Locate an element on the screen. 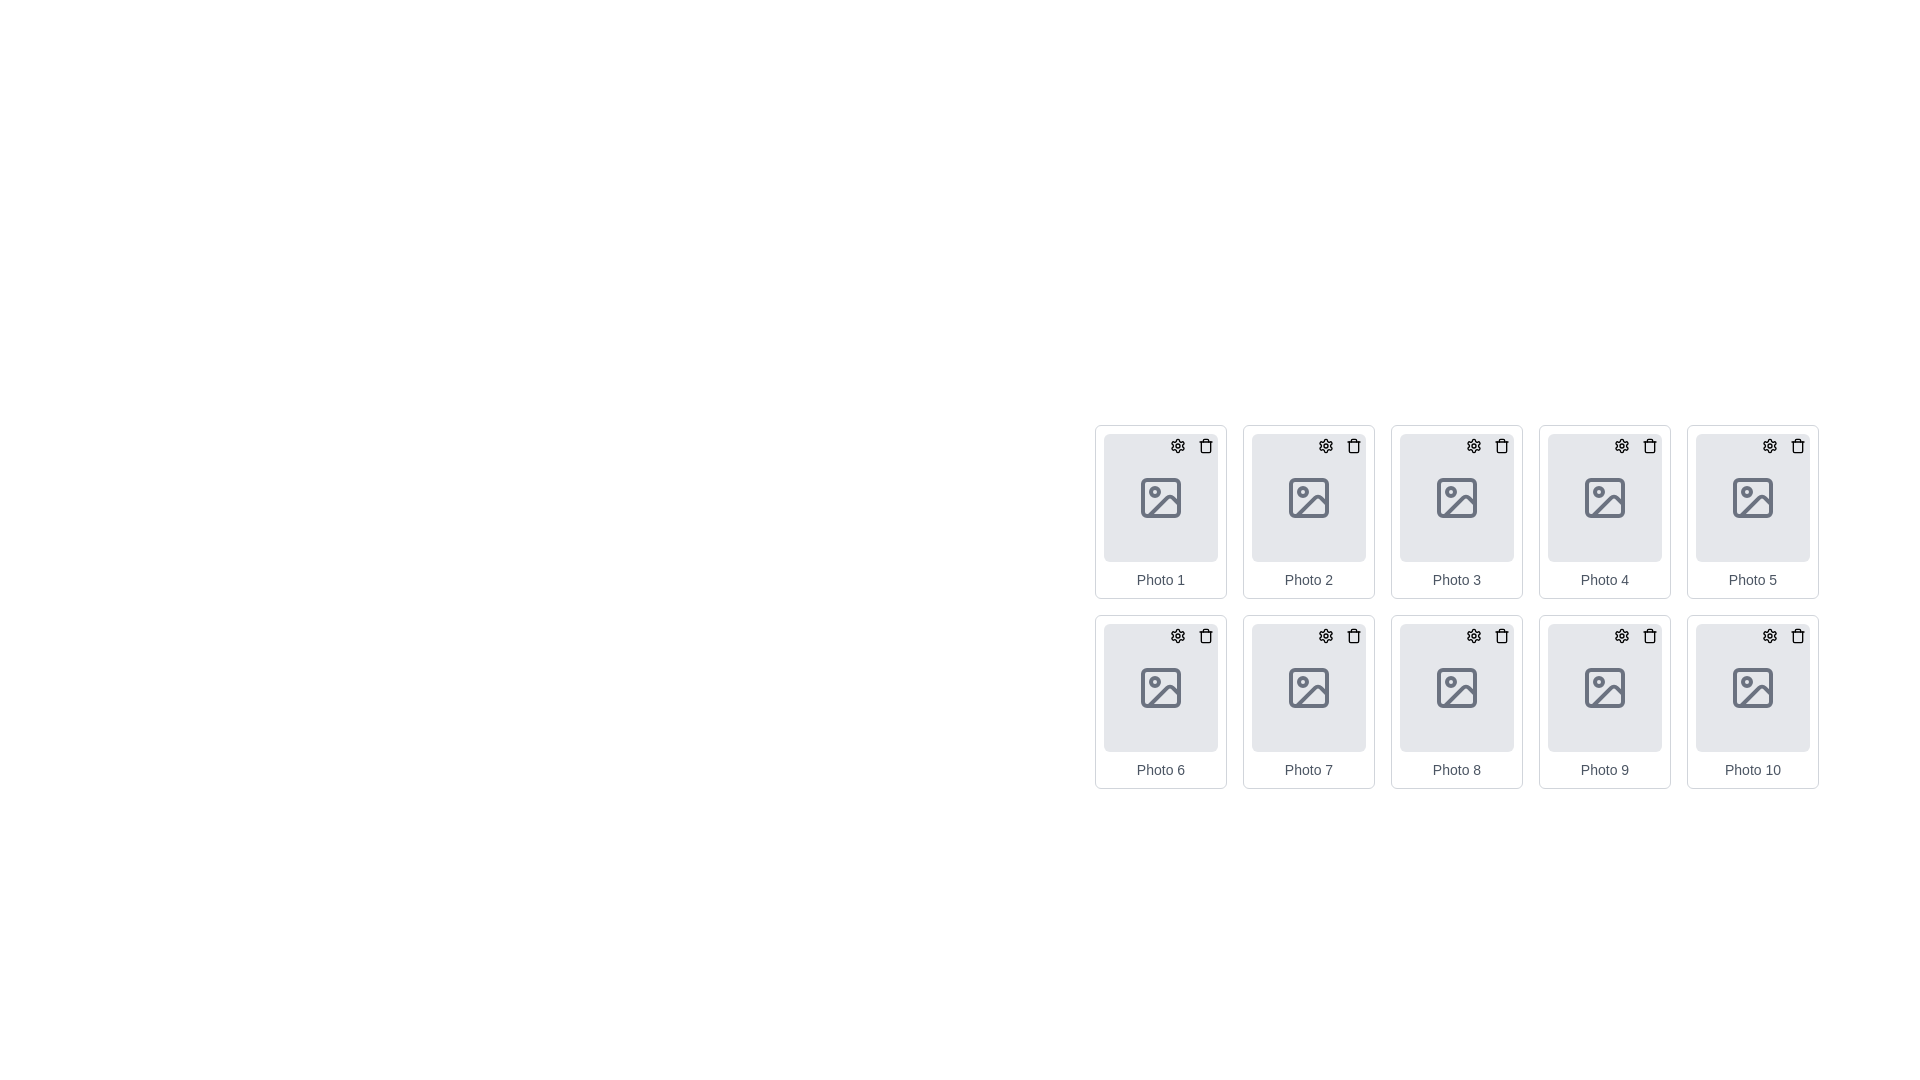  the settings icon button located in the top-right corner of the 'Photo 10' card is located at coordinates (1770, 636).